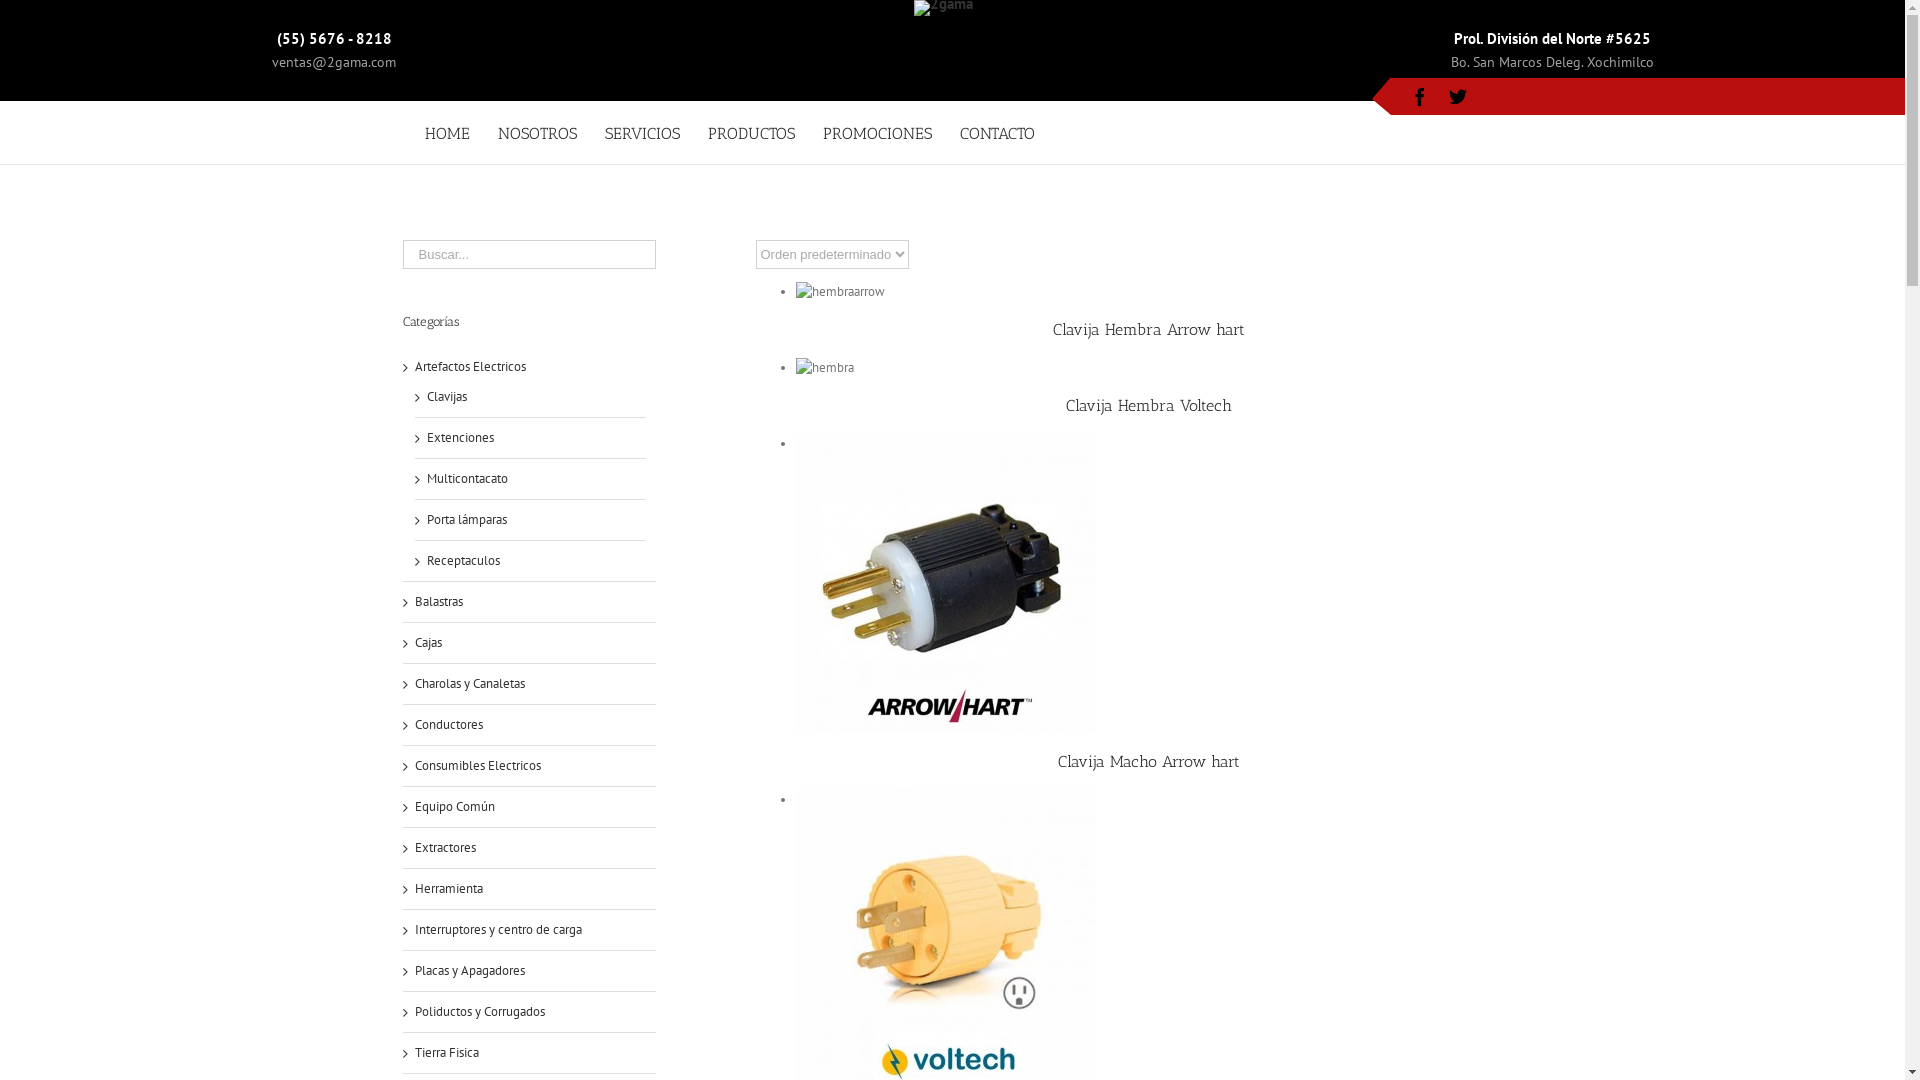 This screenshot has width=1920, height=1080. What do you see at coordinates (1458, 96) in the screenshot?
I see `'Twitter'` at bounding box center [1458, 96].